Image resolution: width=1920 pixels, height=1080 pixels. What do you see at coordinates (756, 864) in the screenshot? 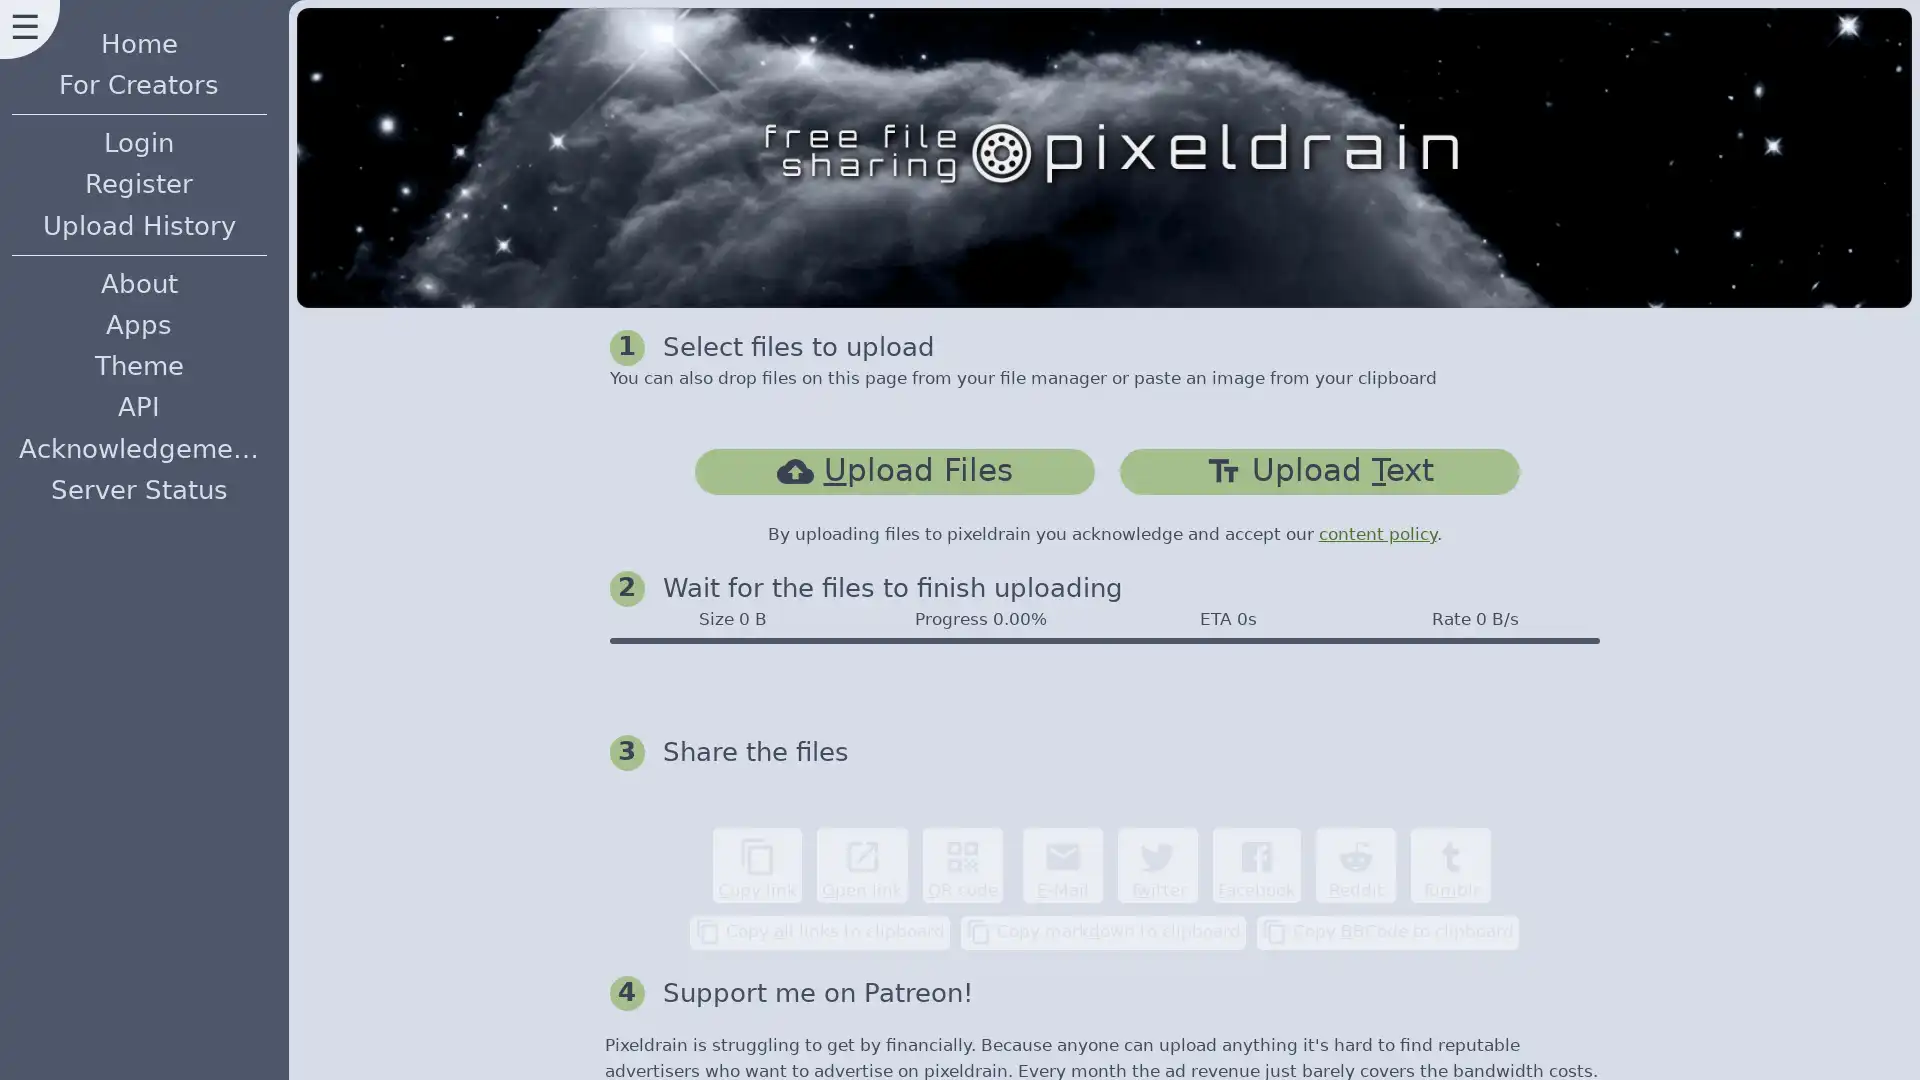
I see `content_copy Copy link` at bounding box center [756, 864].